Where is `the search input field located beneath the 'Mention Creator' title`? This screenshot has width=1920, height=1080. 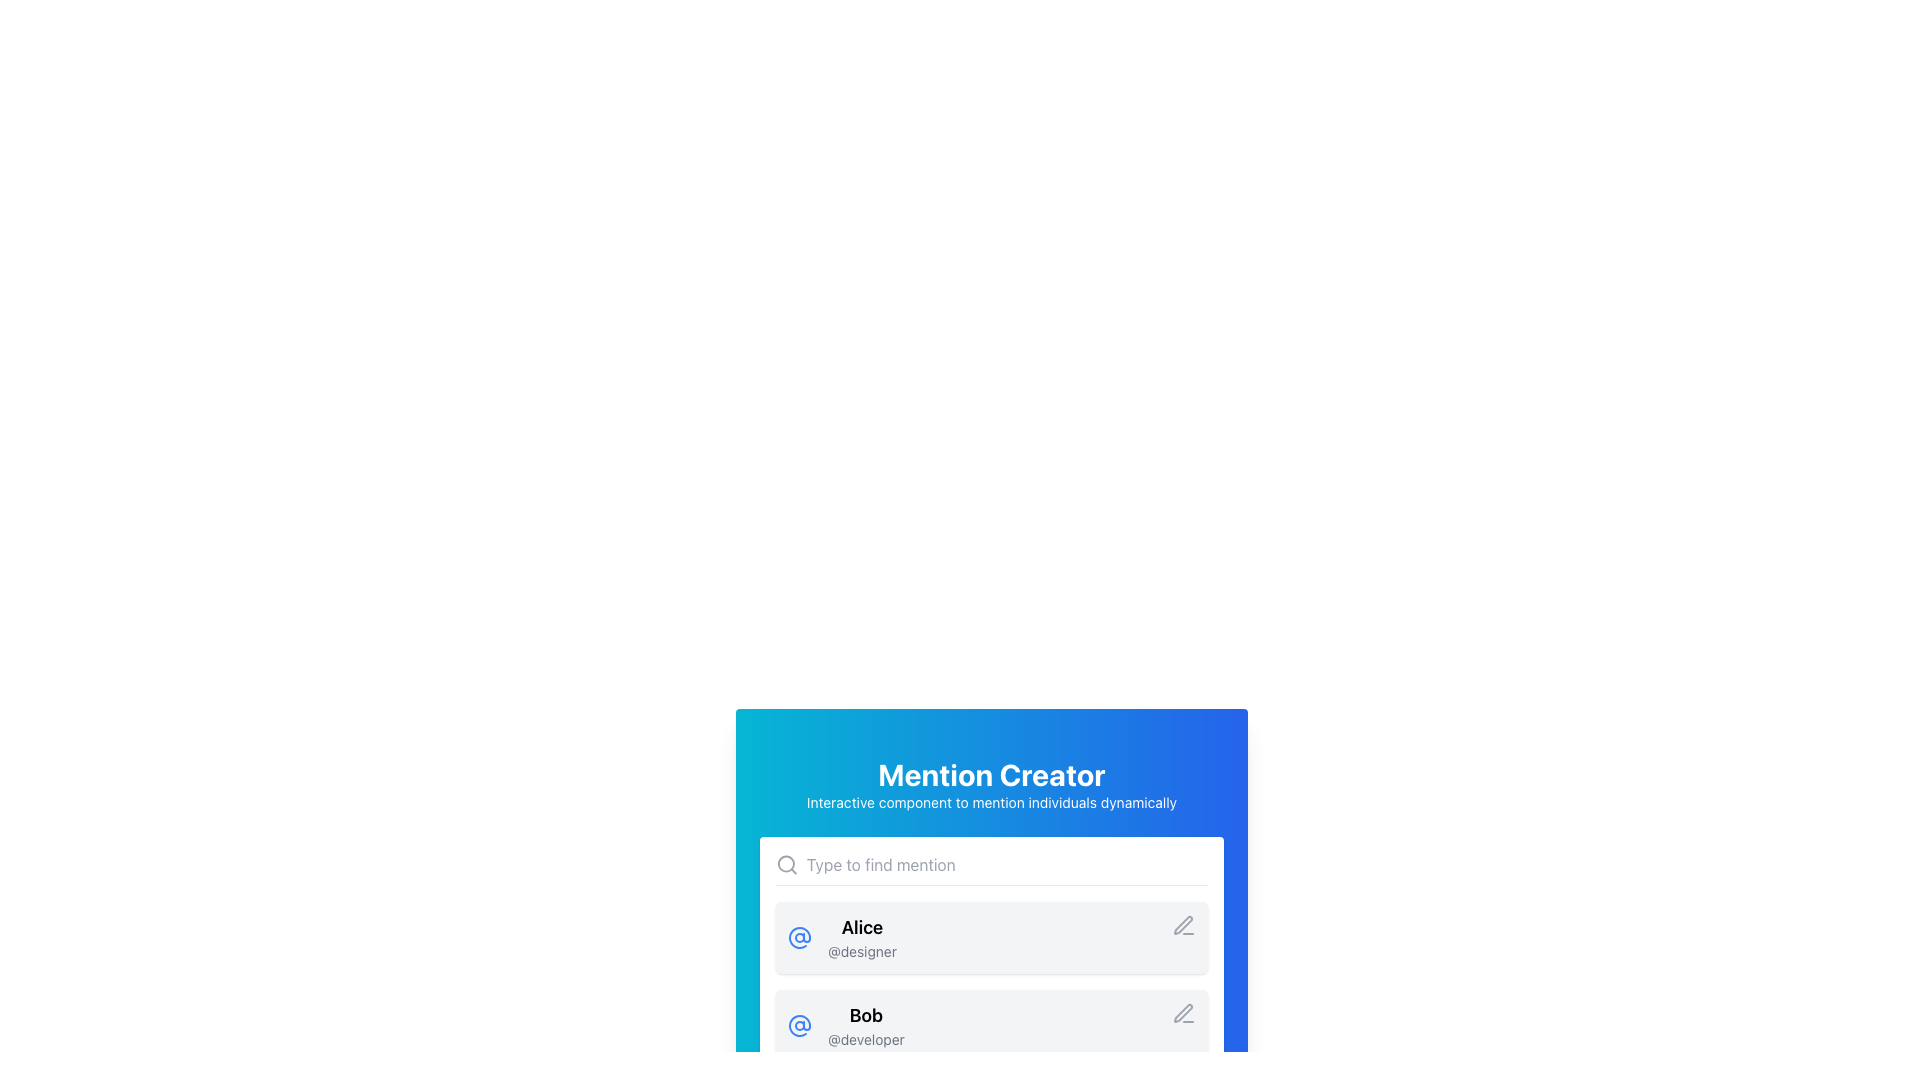 the search input field located beneath the 'Mention Creator' title is located at coordinates (992, 867).